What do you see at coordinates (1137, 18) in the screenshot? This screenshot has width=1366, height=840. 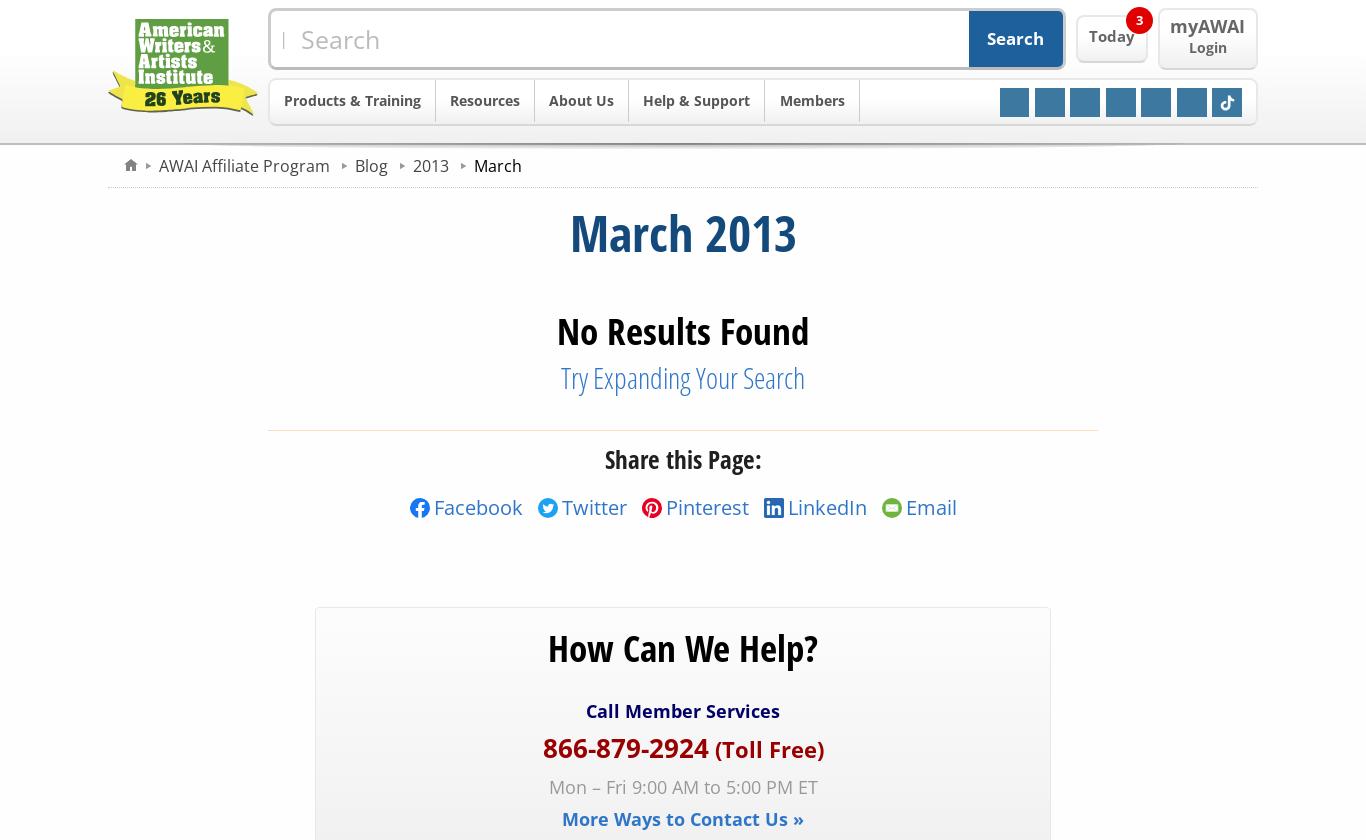 I see `'3'` at bounding box center [1137, 18].